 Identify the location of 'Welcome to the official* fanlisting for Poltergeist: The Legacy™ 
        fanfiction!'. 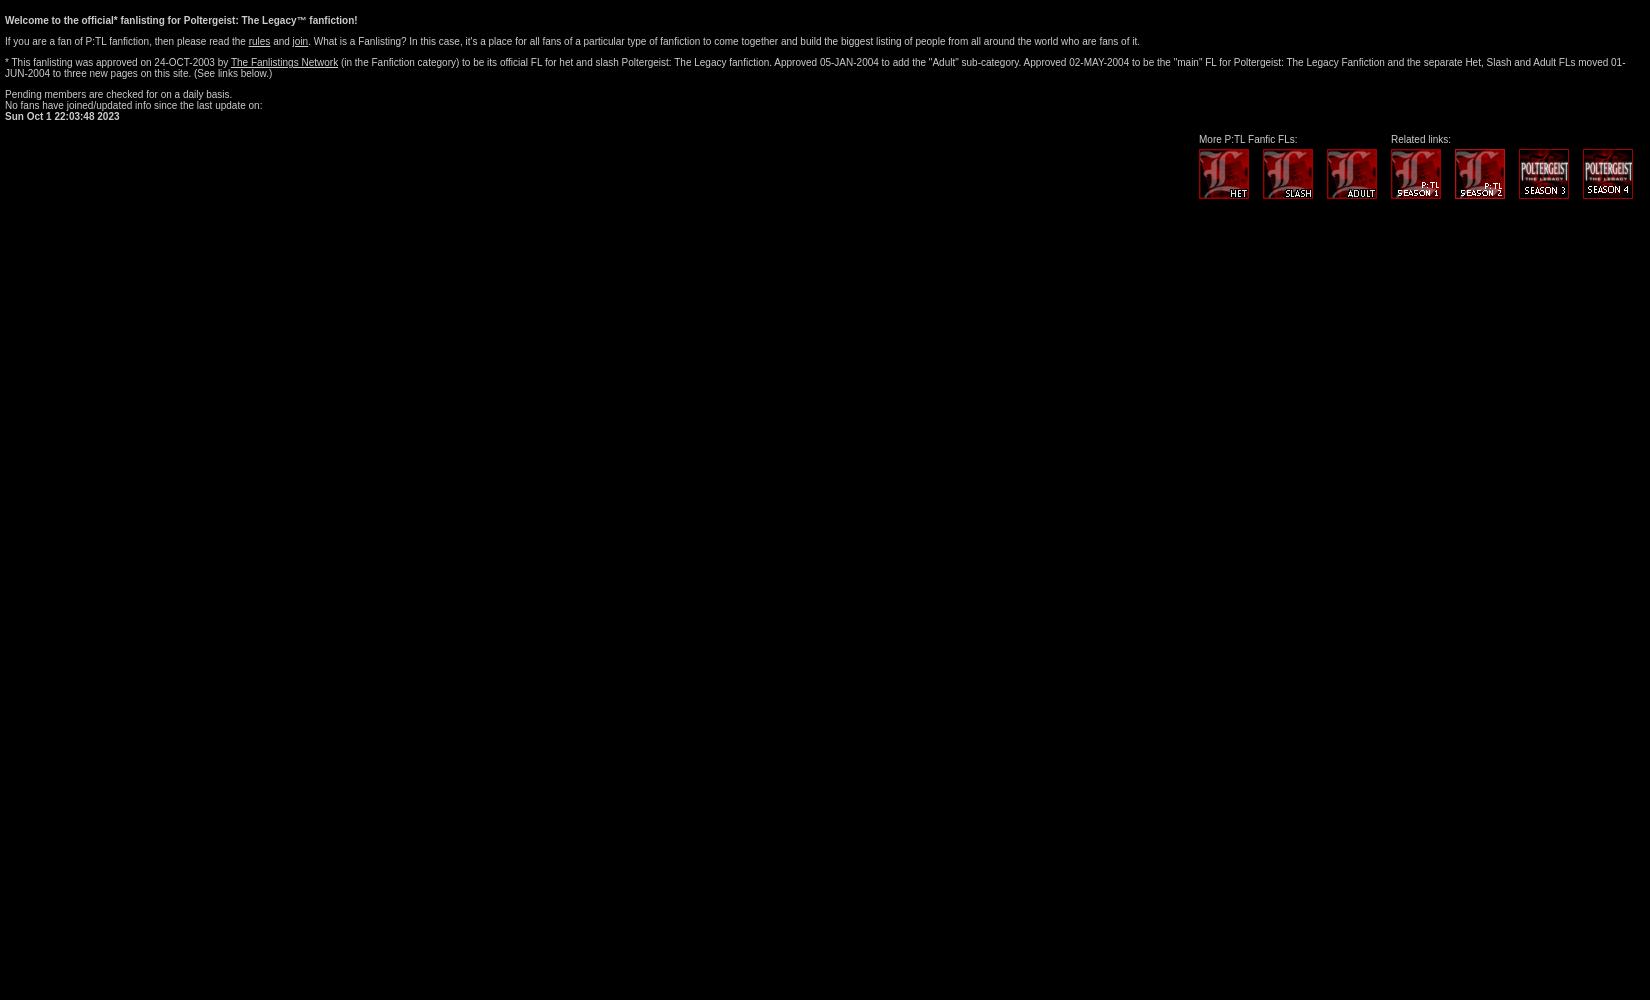
(4, 20).